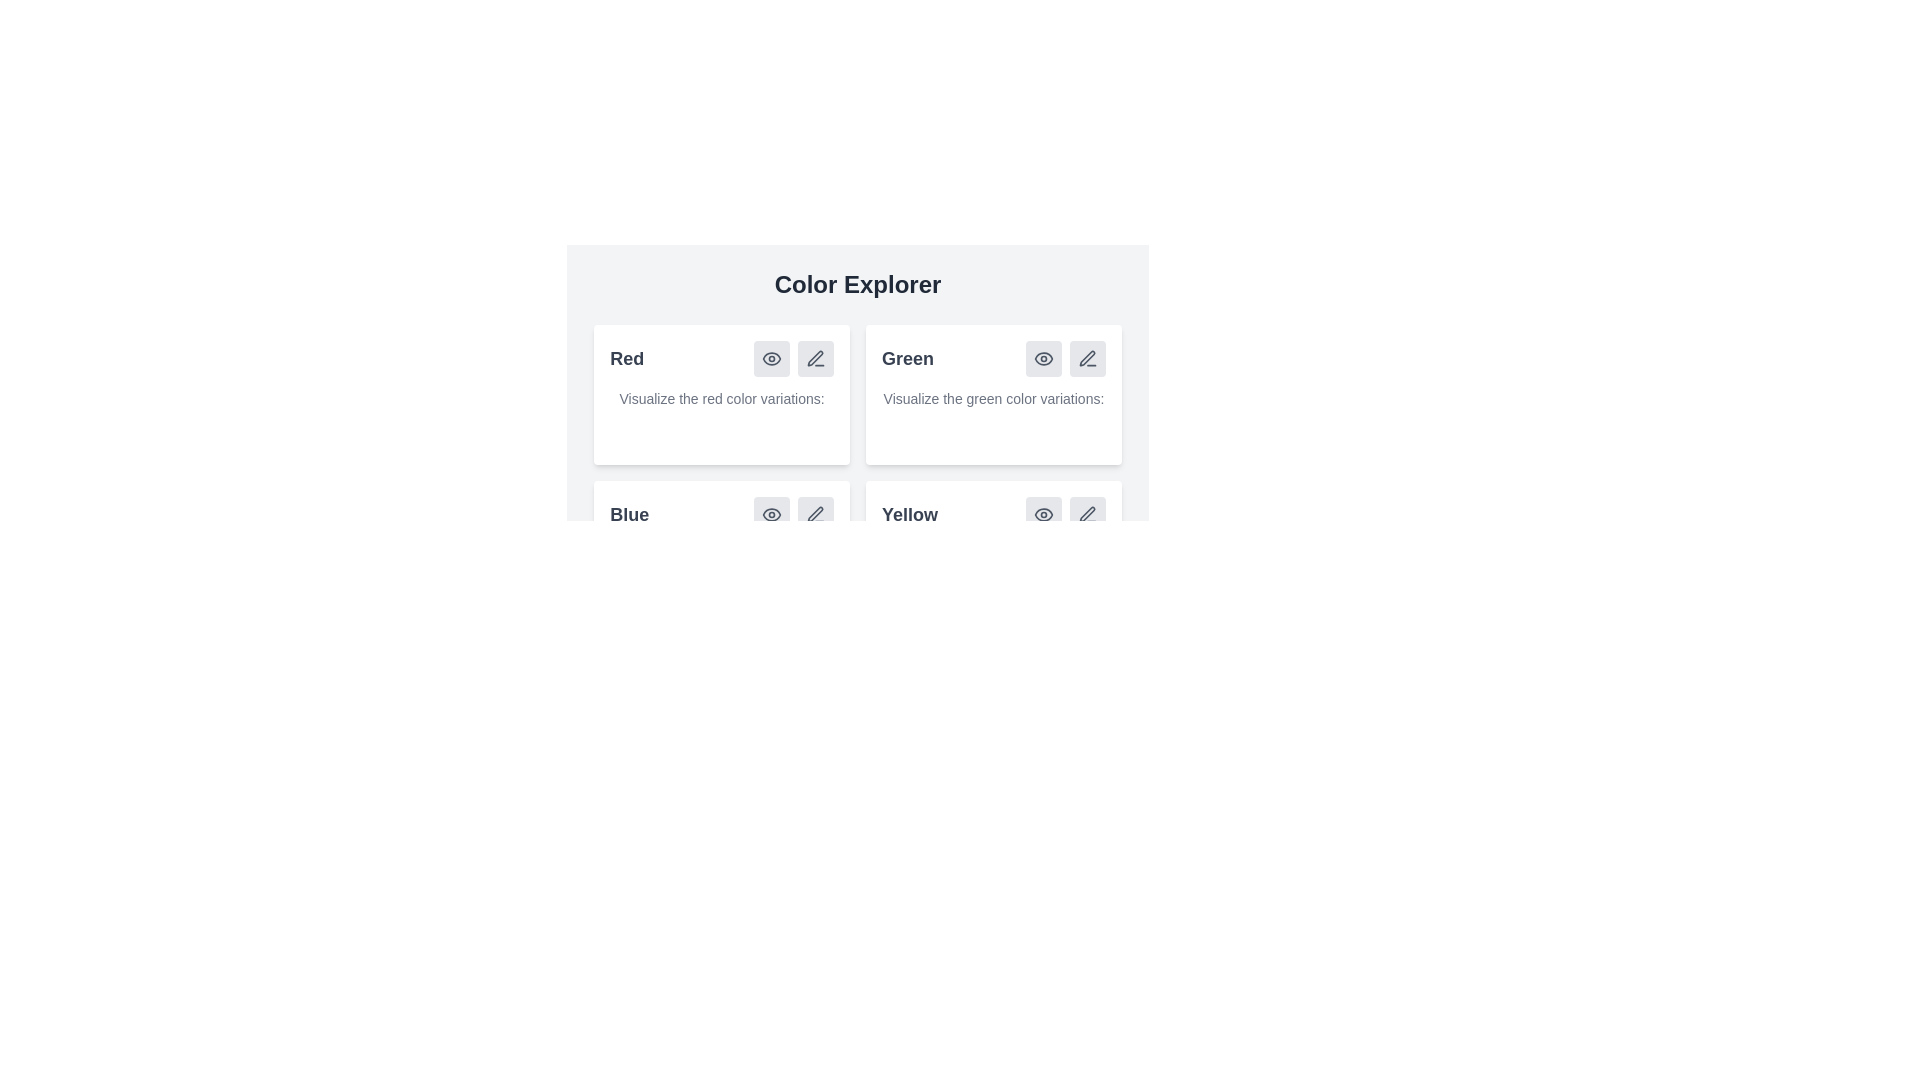 The height and width of the screenshot is (1080, 1920). I want to click on the descriptive text label for the color section indicating red color variations to potentially see additional information, so click(721, 398).